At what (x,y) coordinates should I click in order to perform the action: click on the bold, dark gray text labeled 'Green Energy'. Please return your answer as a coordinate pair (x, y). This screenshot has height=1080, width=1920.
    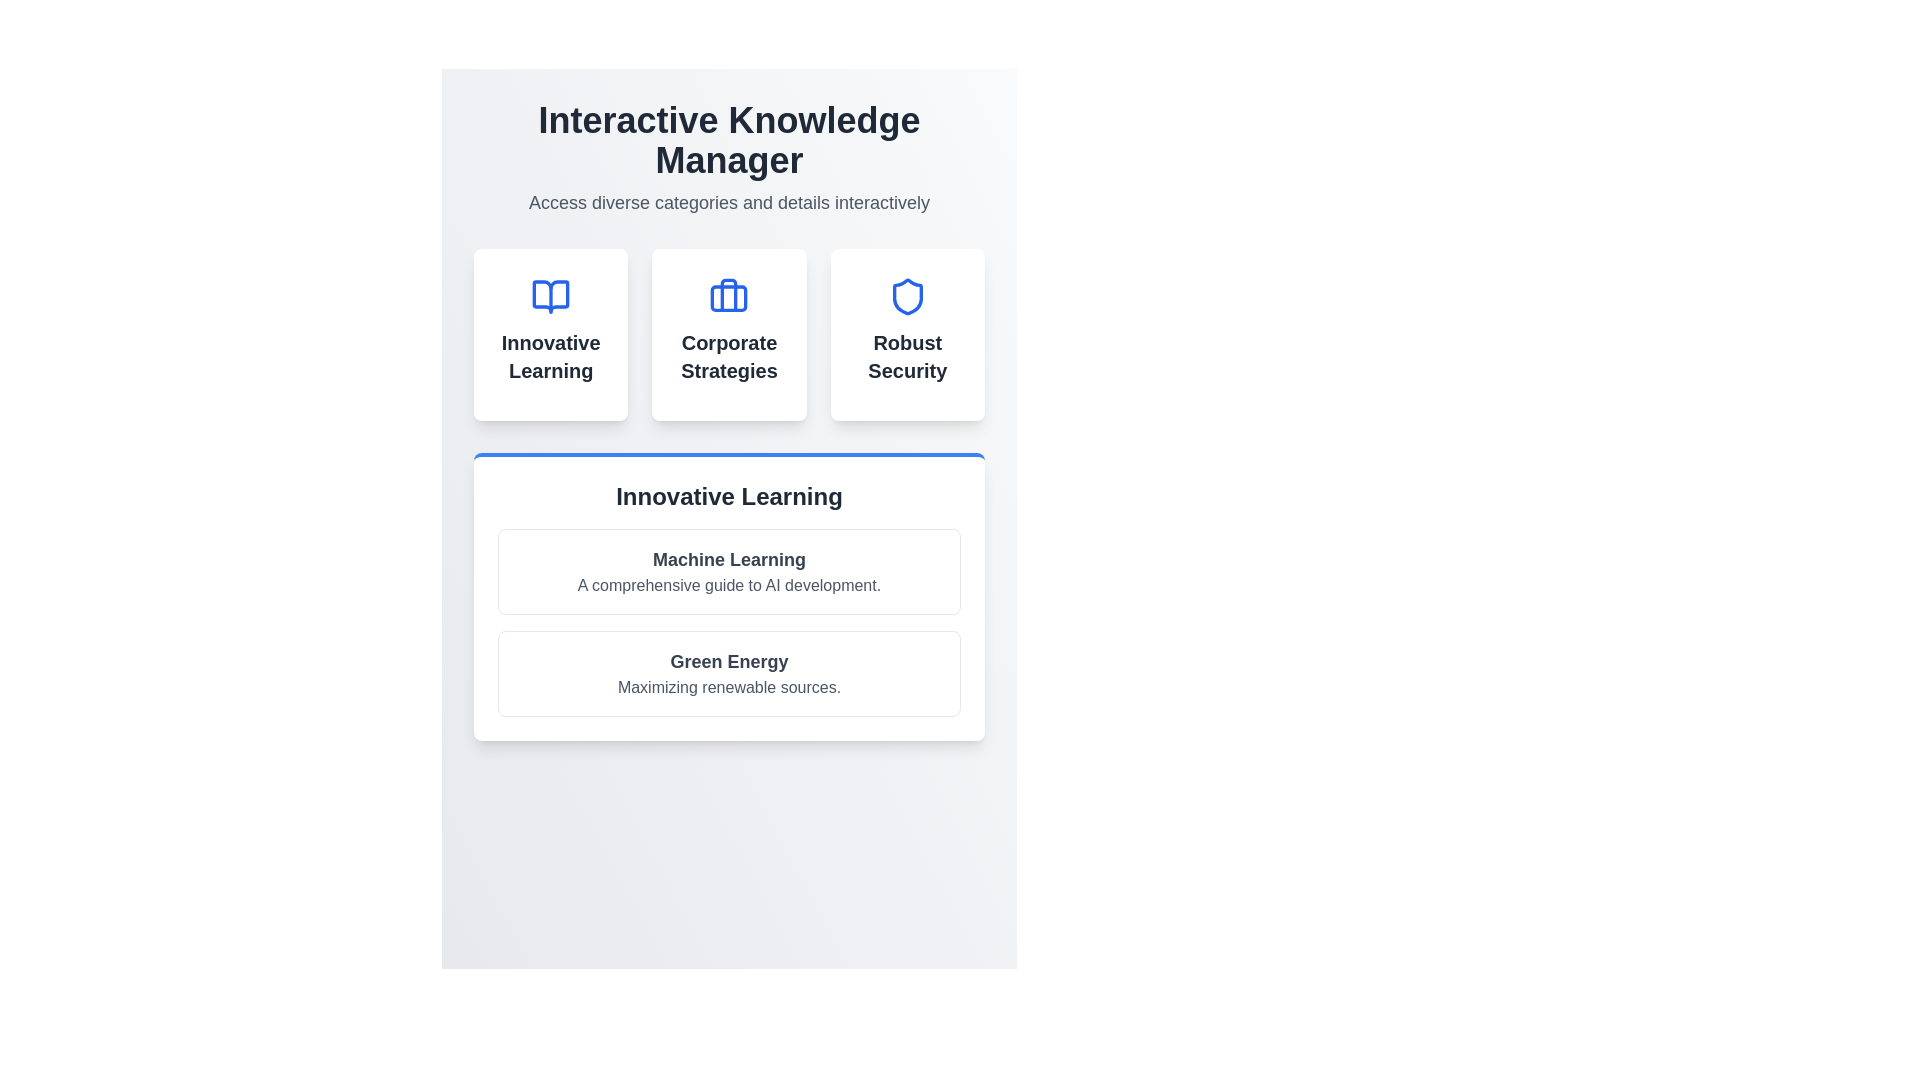
    Looking at the image, I should click on (728, 662).